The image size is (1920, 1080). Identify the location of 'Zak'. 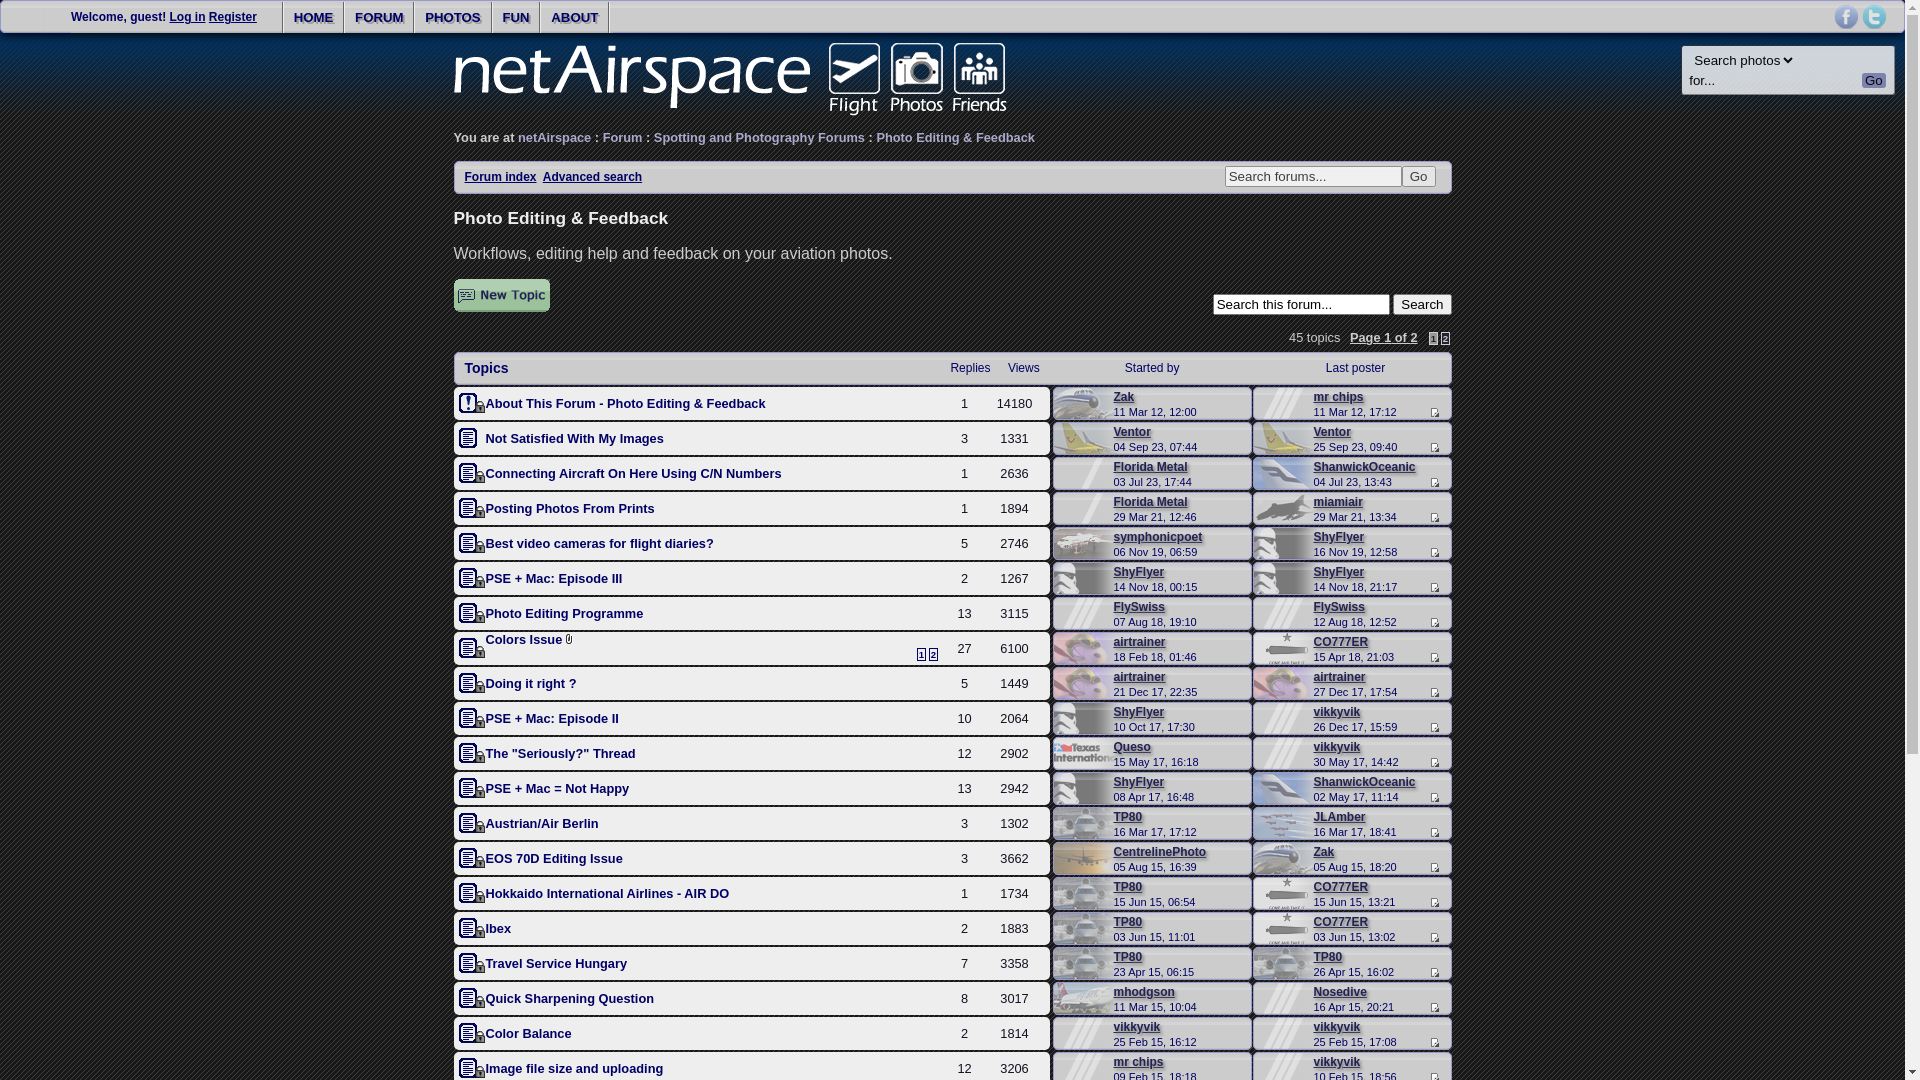
(1124, 397).